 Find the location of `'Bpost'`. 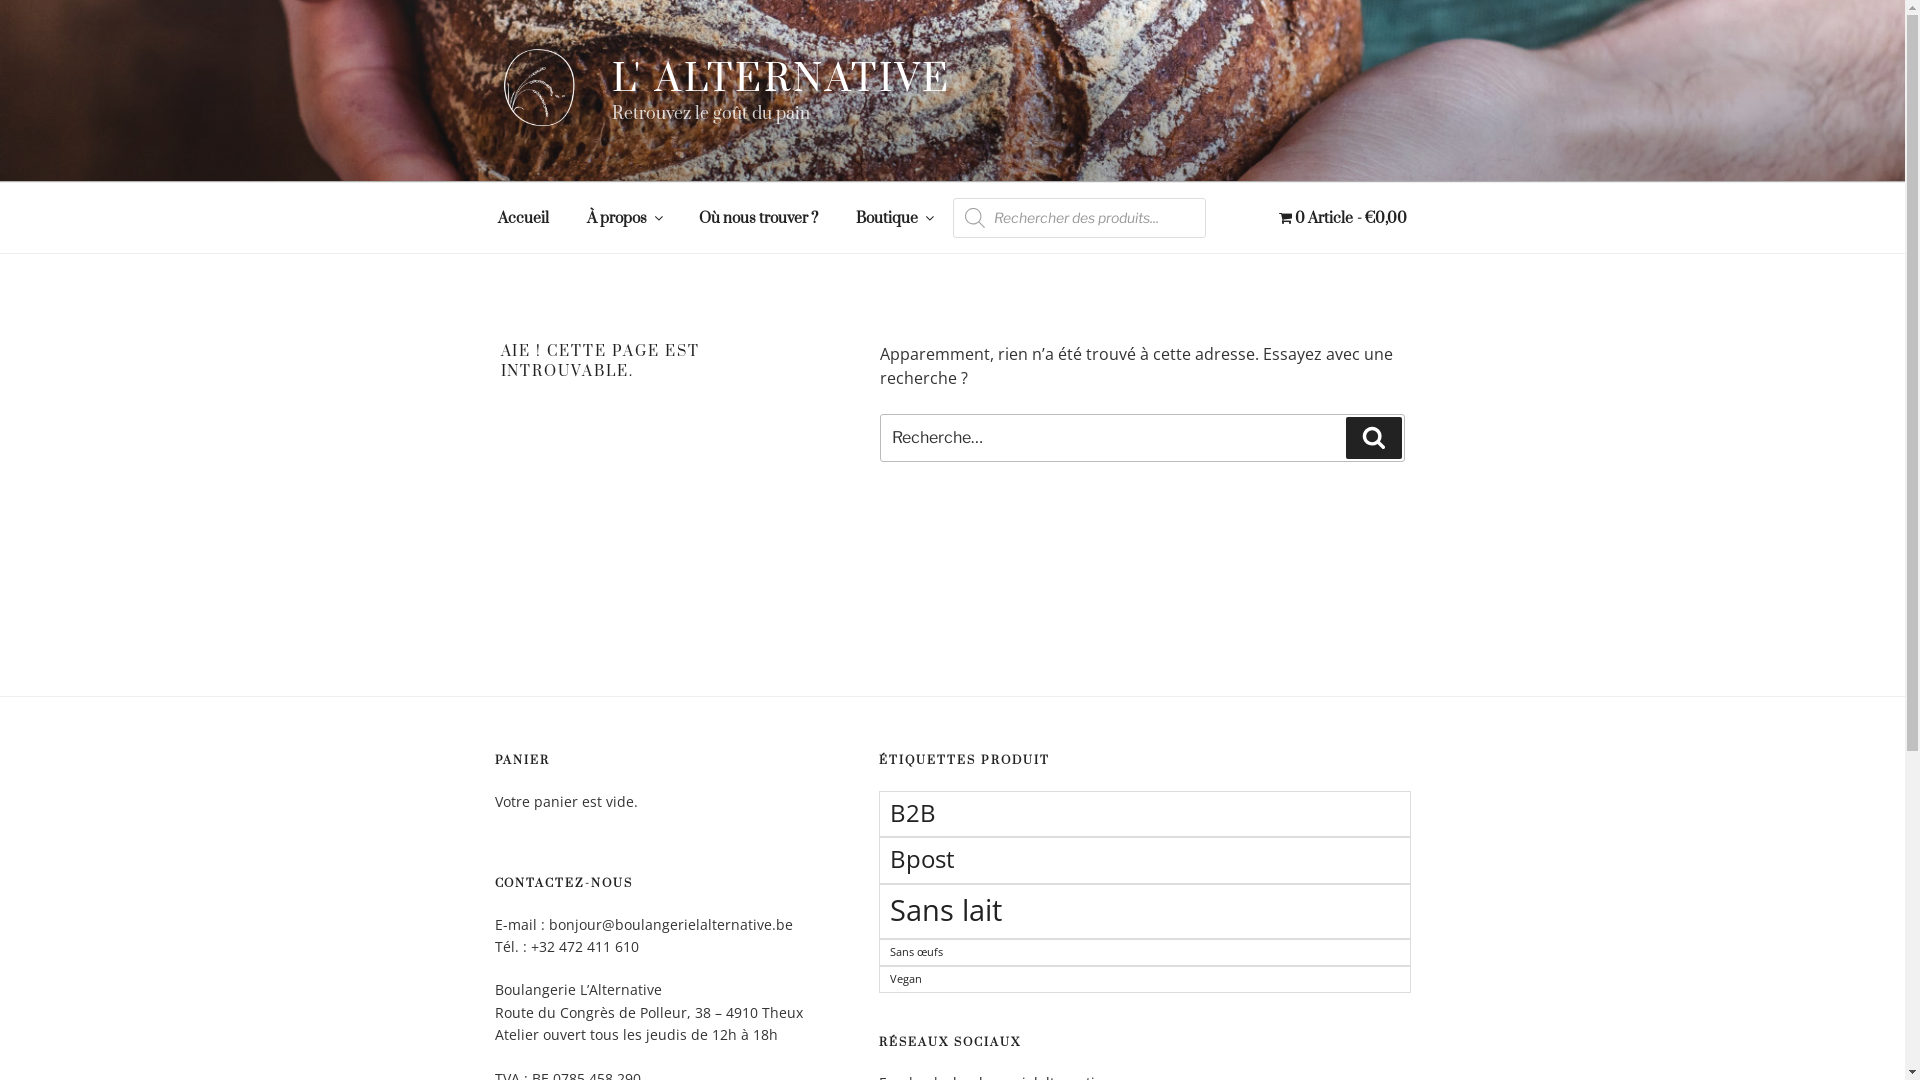

'Bpost' is located at coordinates (878, 859).